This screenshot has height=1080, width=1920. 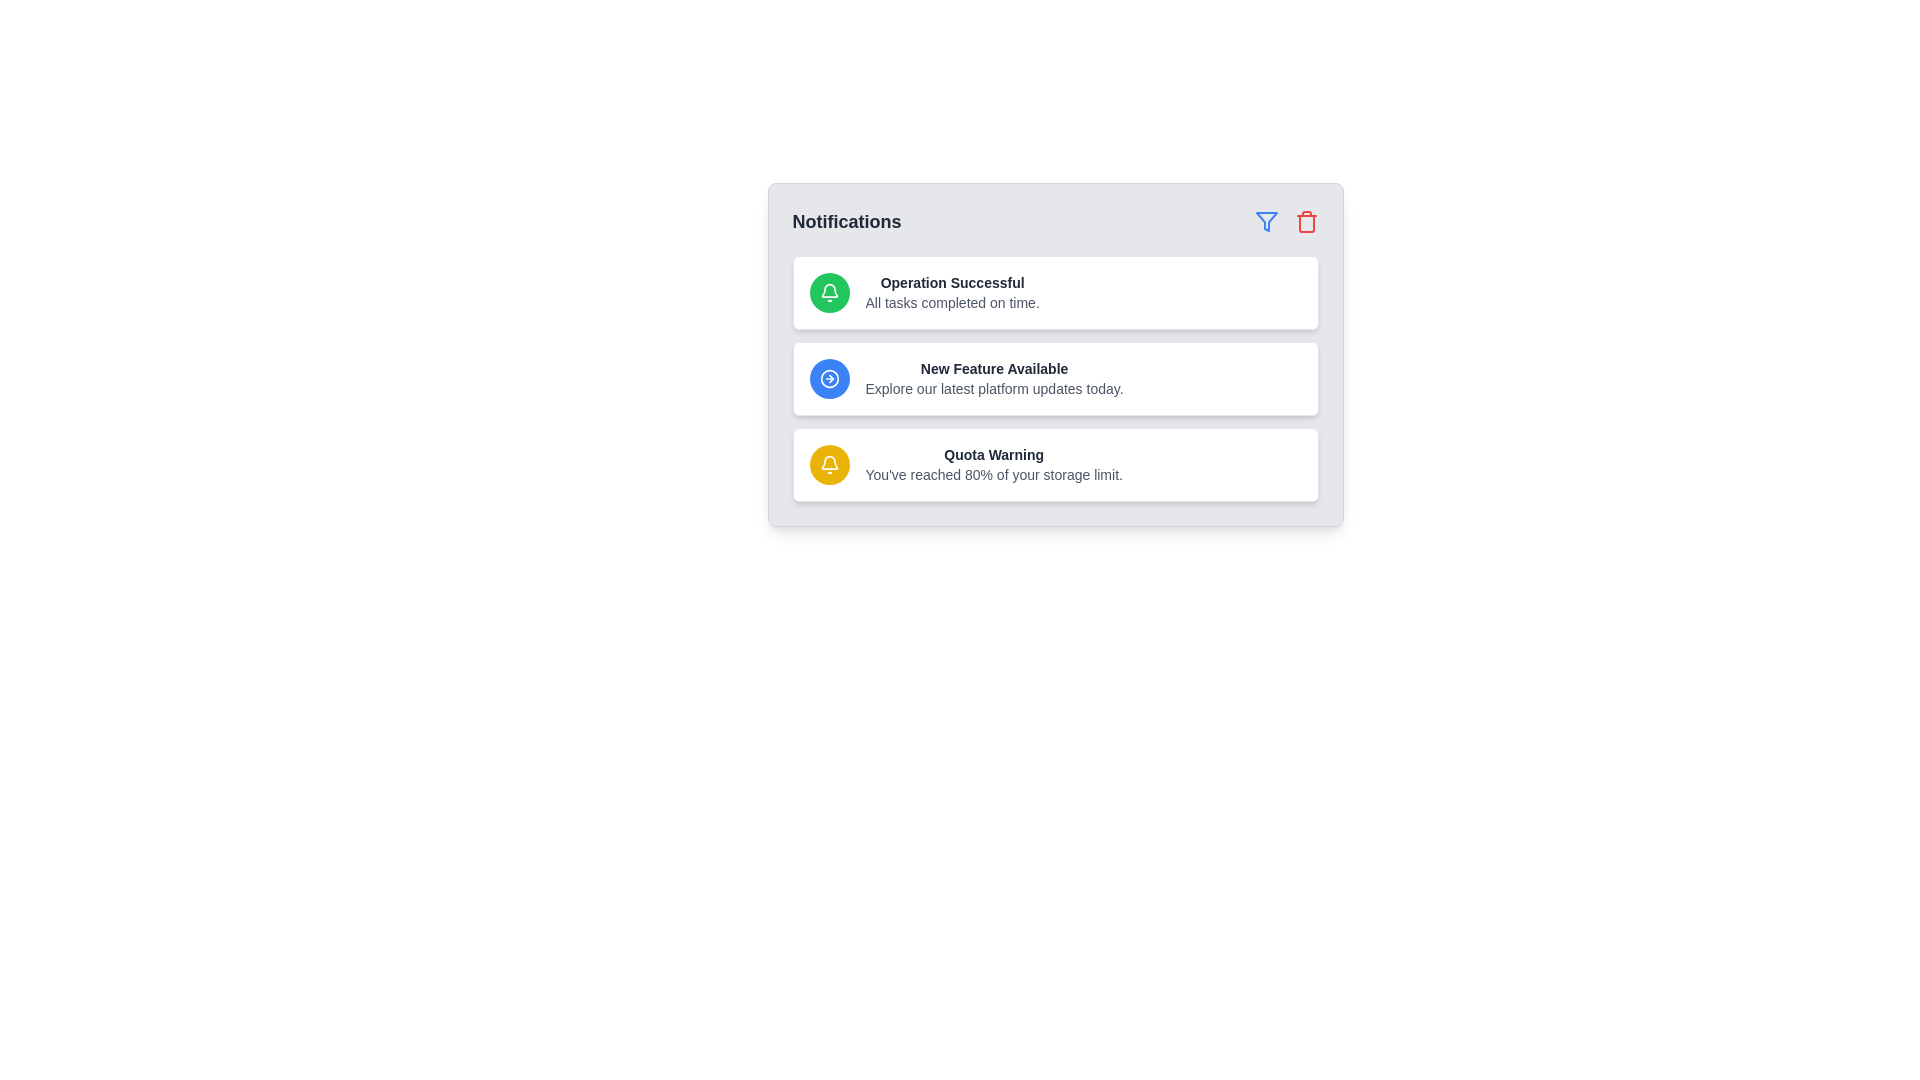 What do you see at coordinates (1265, 222) in the screenshot?
I see `the triangular funnel icon representing a filter located in the top-right corner of the notification panel` at bounding box center [1265, 222].